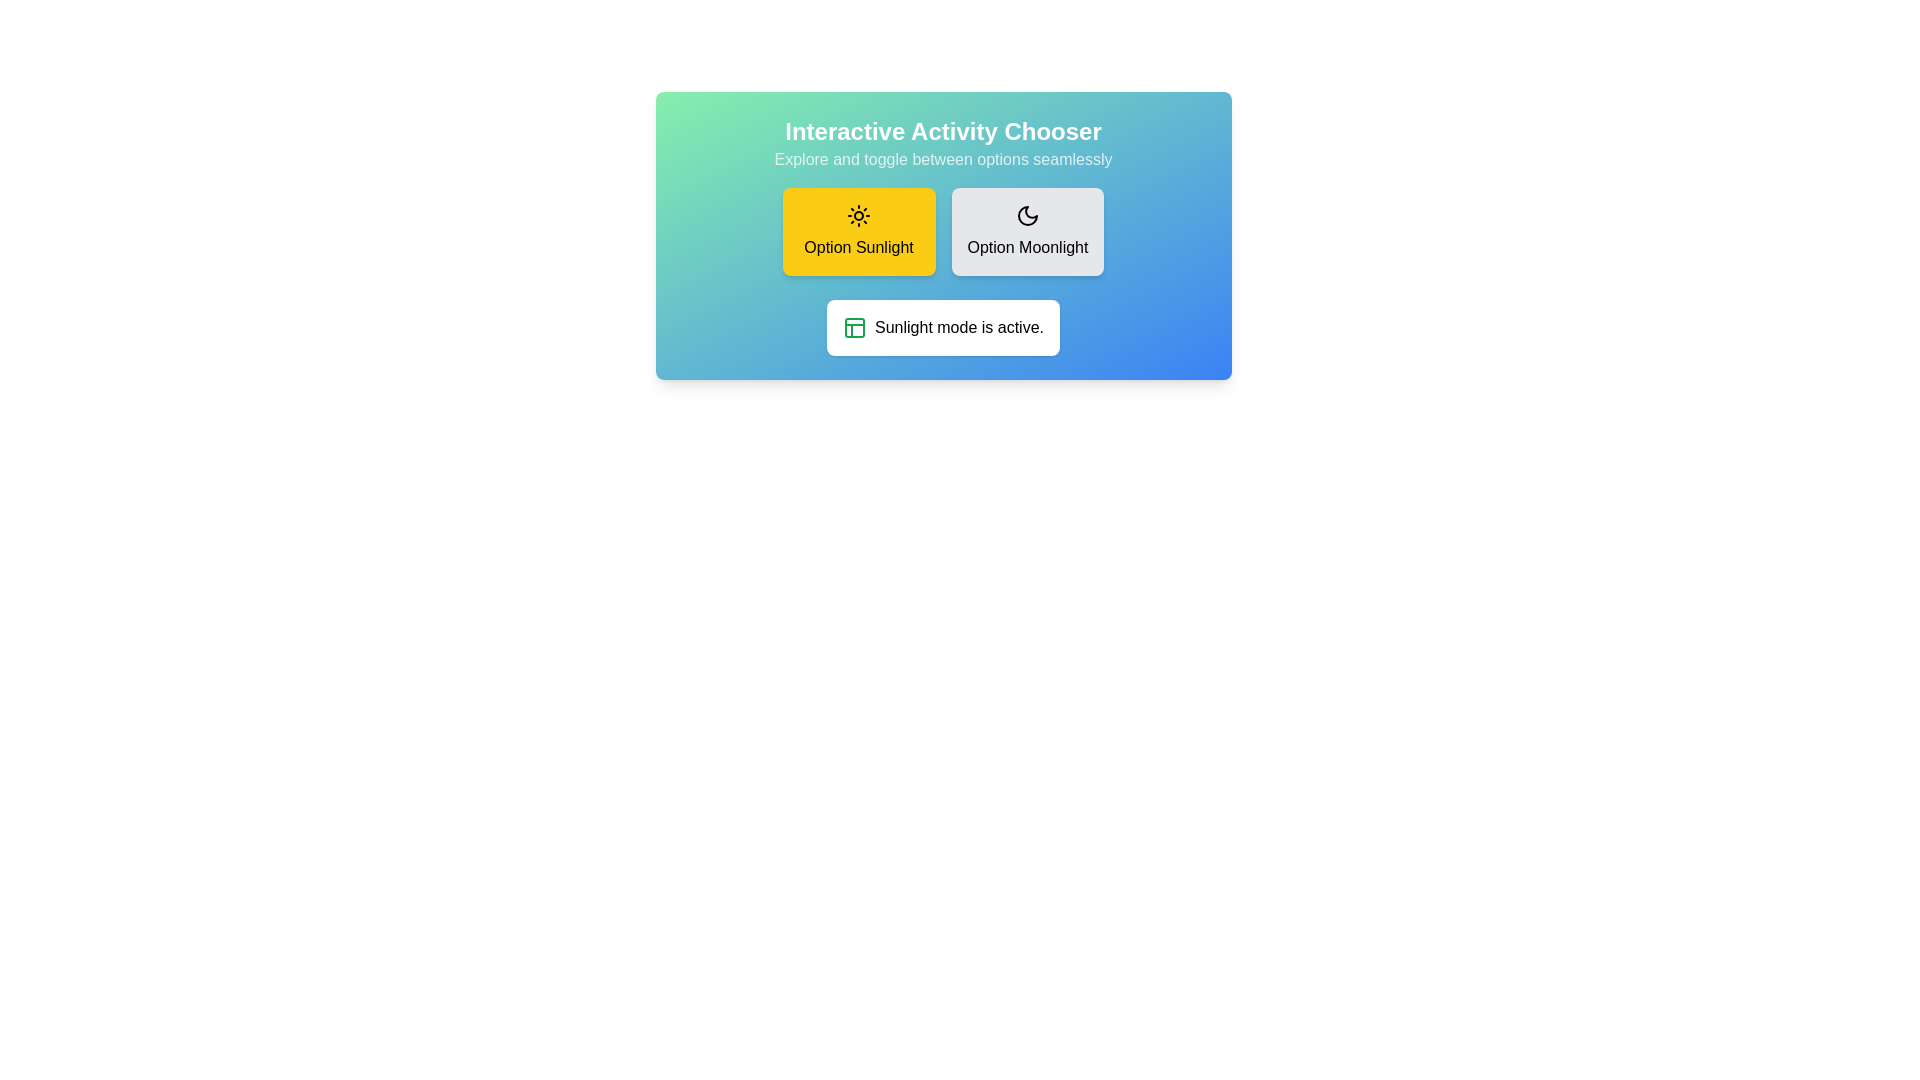  What do you see at coordinates (1027, 230) in the screenshot?
I see `the 'Moonlight' theme button, which is represented by a moon icon and is located to the right of the 'Option Sunlight' button, beneath the 'Interactive Activity Chooser' headline` at bounding box center [1027, 230].